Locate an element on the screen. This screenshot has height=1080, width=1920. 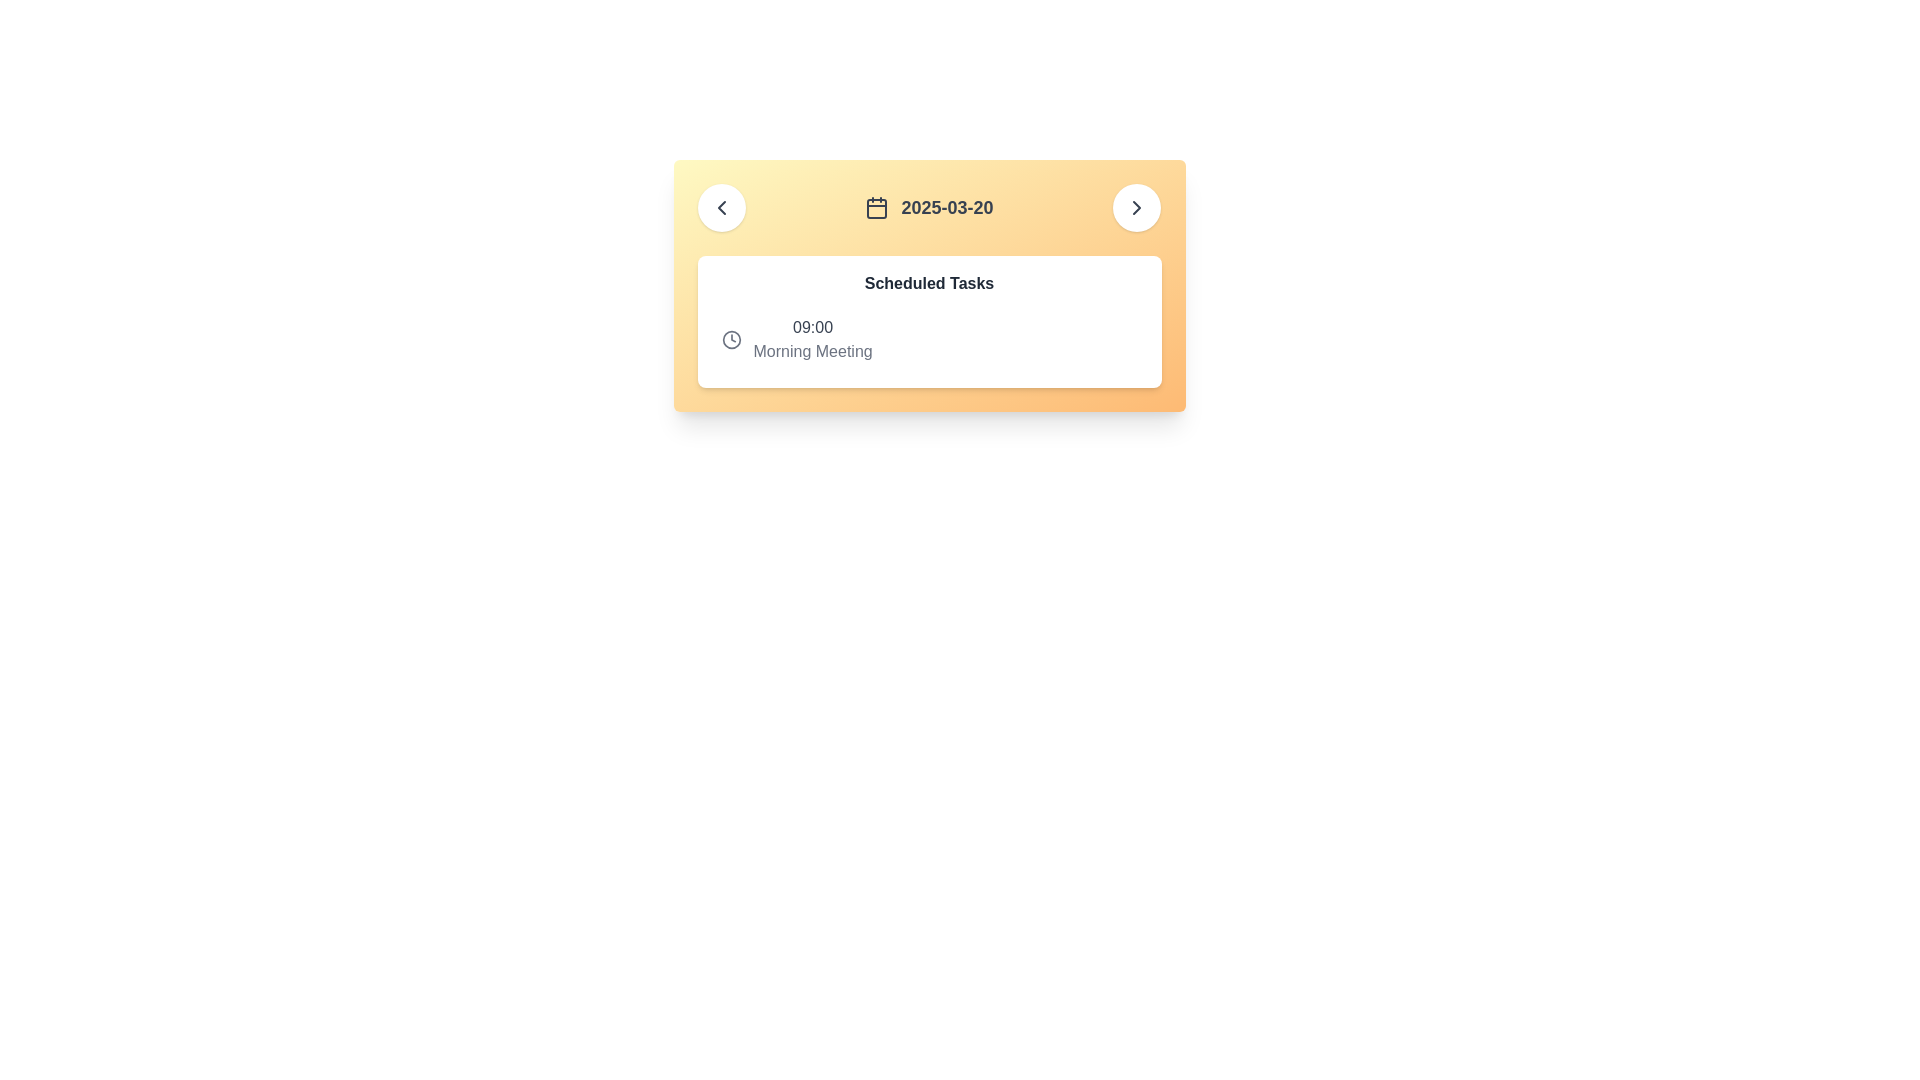
the circular button with a white background and a right-pointing chevron icon is located at coordinates (1137, 208).